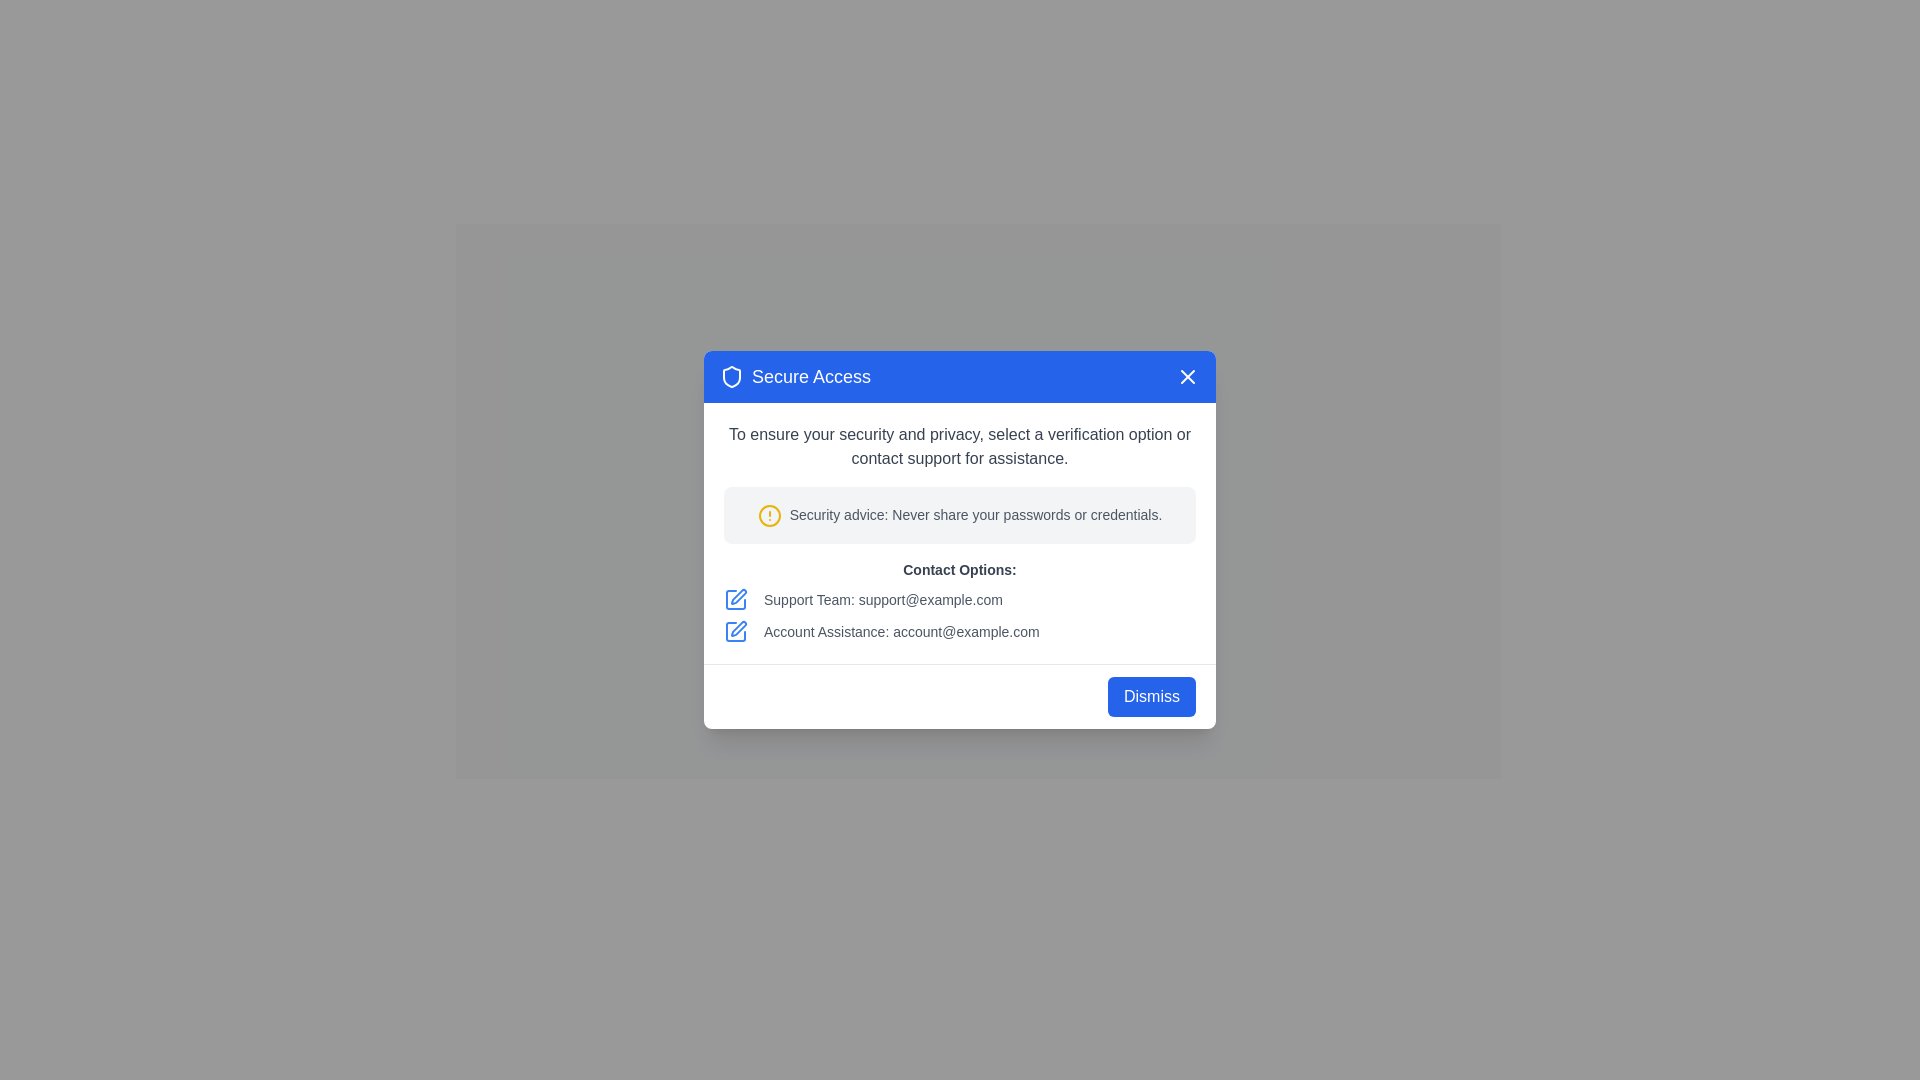 The width and height of the screenshot is (1920, 1080). I want to click on the close button represented as an 'X' shape in the top-right corner of the blue dialog box titled 'Secure Access', so click(1188, 377).